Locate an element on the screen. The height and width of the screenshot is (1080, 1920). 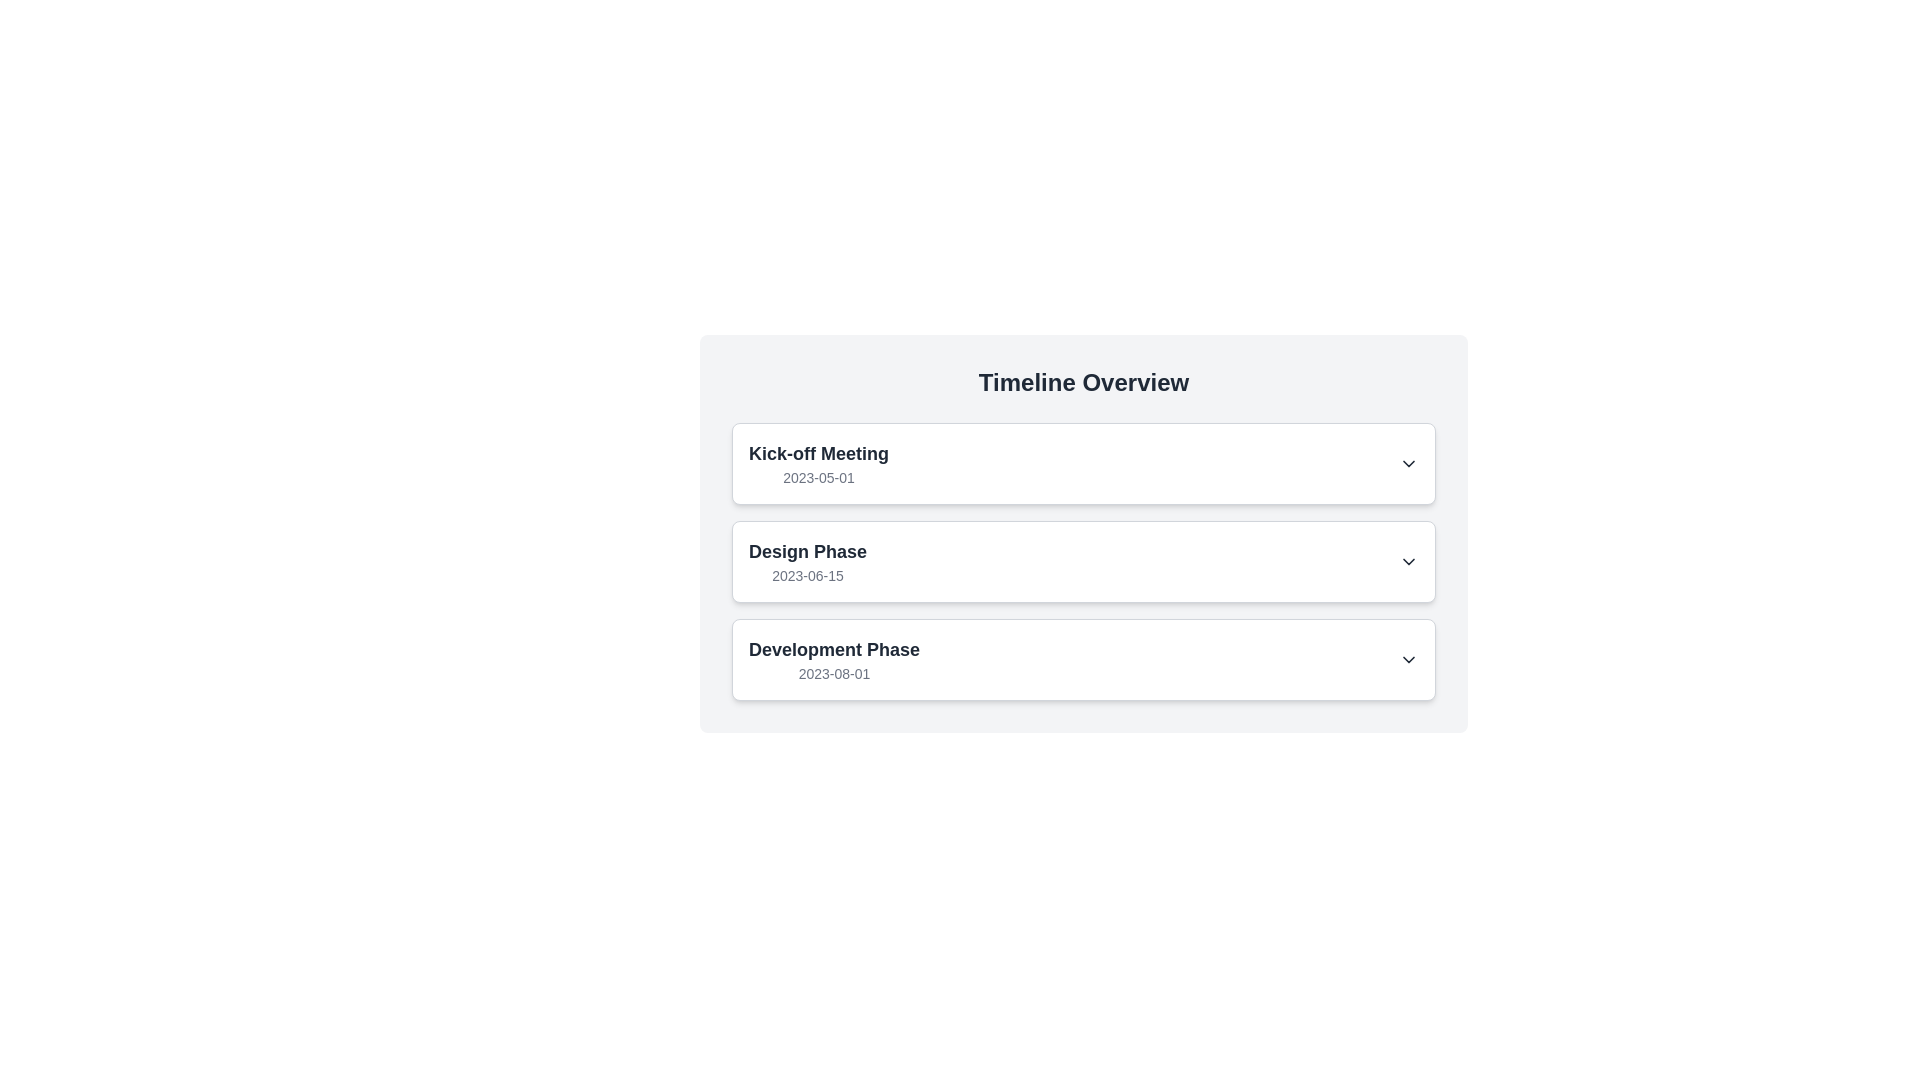
the downward-pointing chevron icon located to the far right of the 'Design Phase' section is located at coordinates (1408, 562).